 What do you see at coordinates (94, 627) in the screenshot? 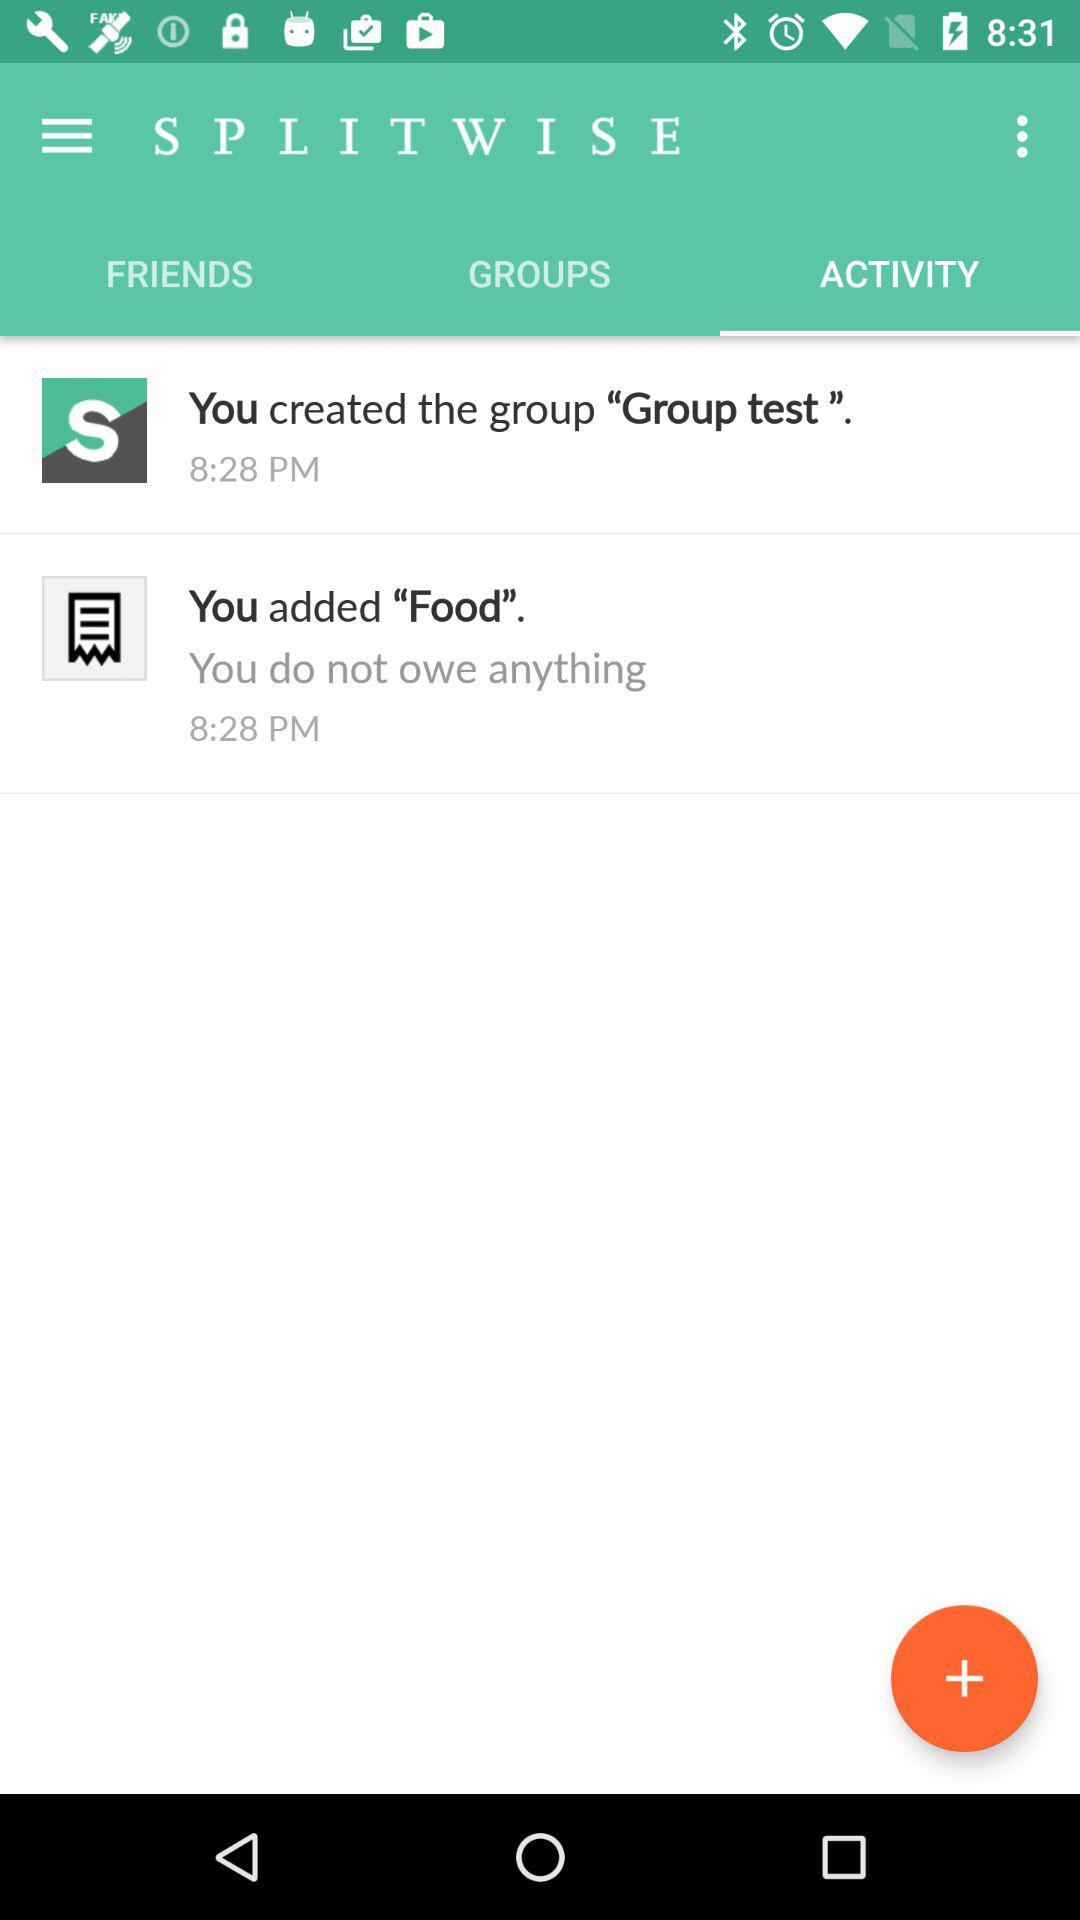
I see `the logo which is left to you added food` at bounding box center [94, 627].